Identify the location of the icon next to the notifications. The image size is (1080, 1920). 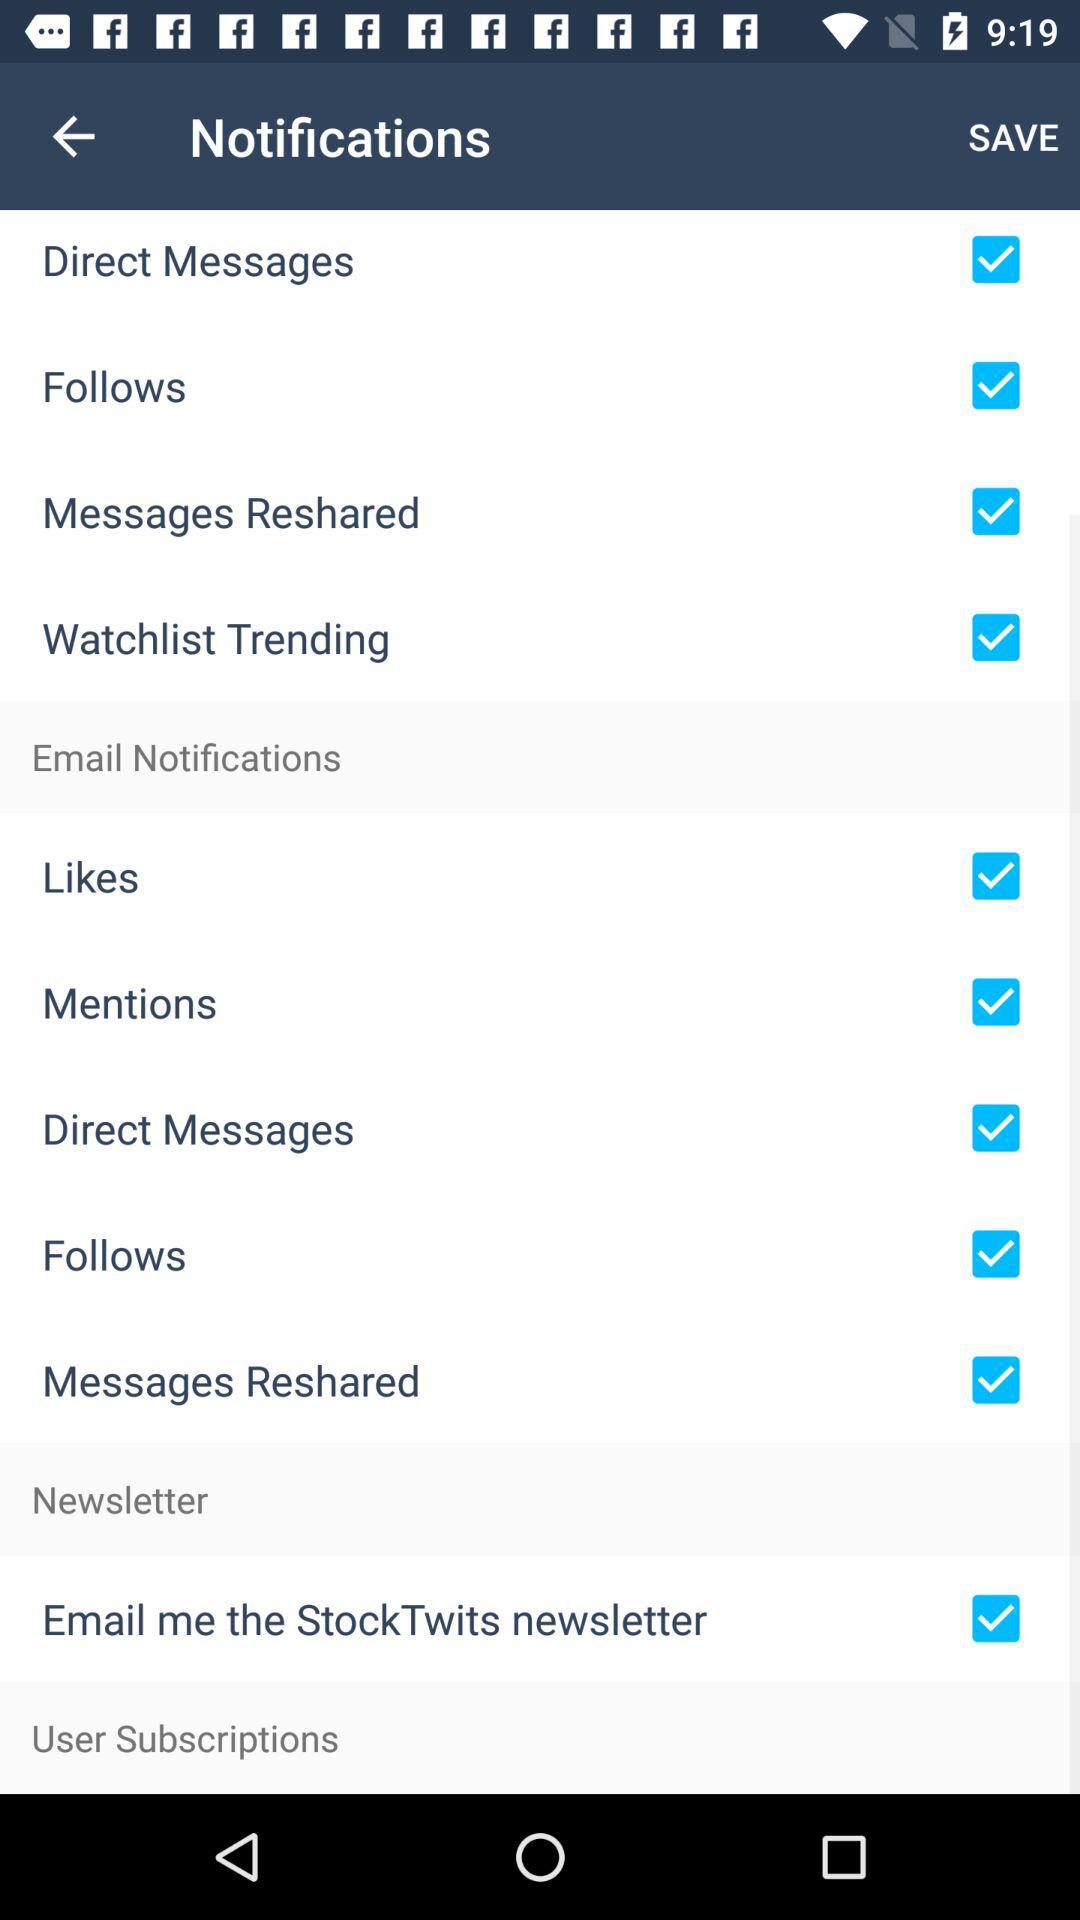
(1013, 135).